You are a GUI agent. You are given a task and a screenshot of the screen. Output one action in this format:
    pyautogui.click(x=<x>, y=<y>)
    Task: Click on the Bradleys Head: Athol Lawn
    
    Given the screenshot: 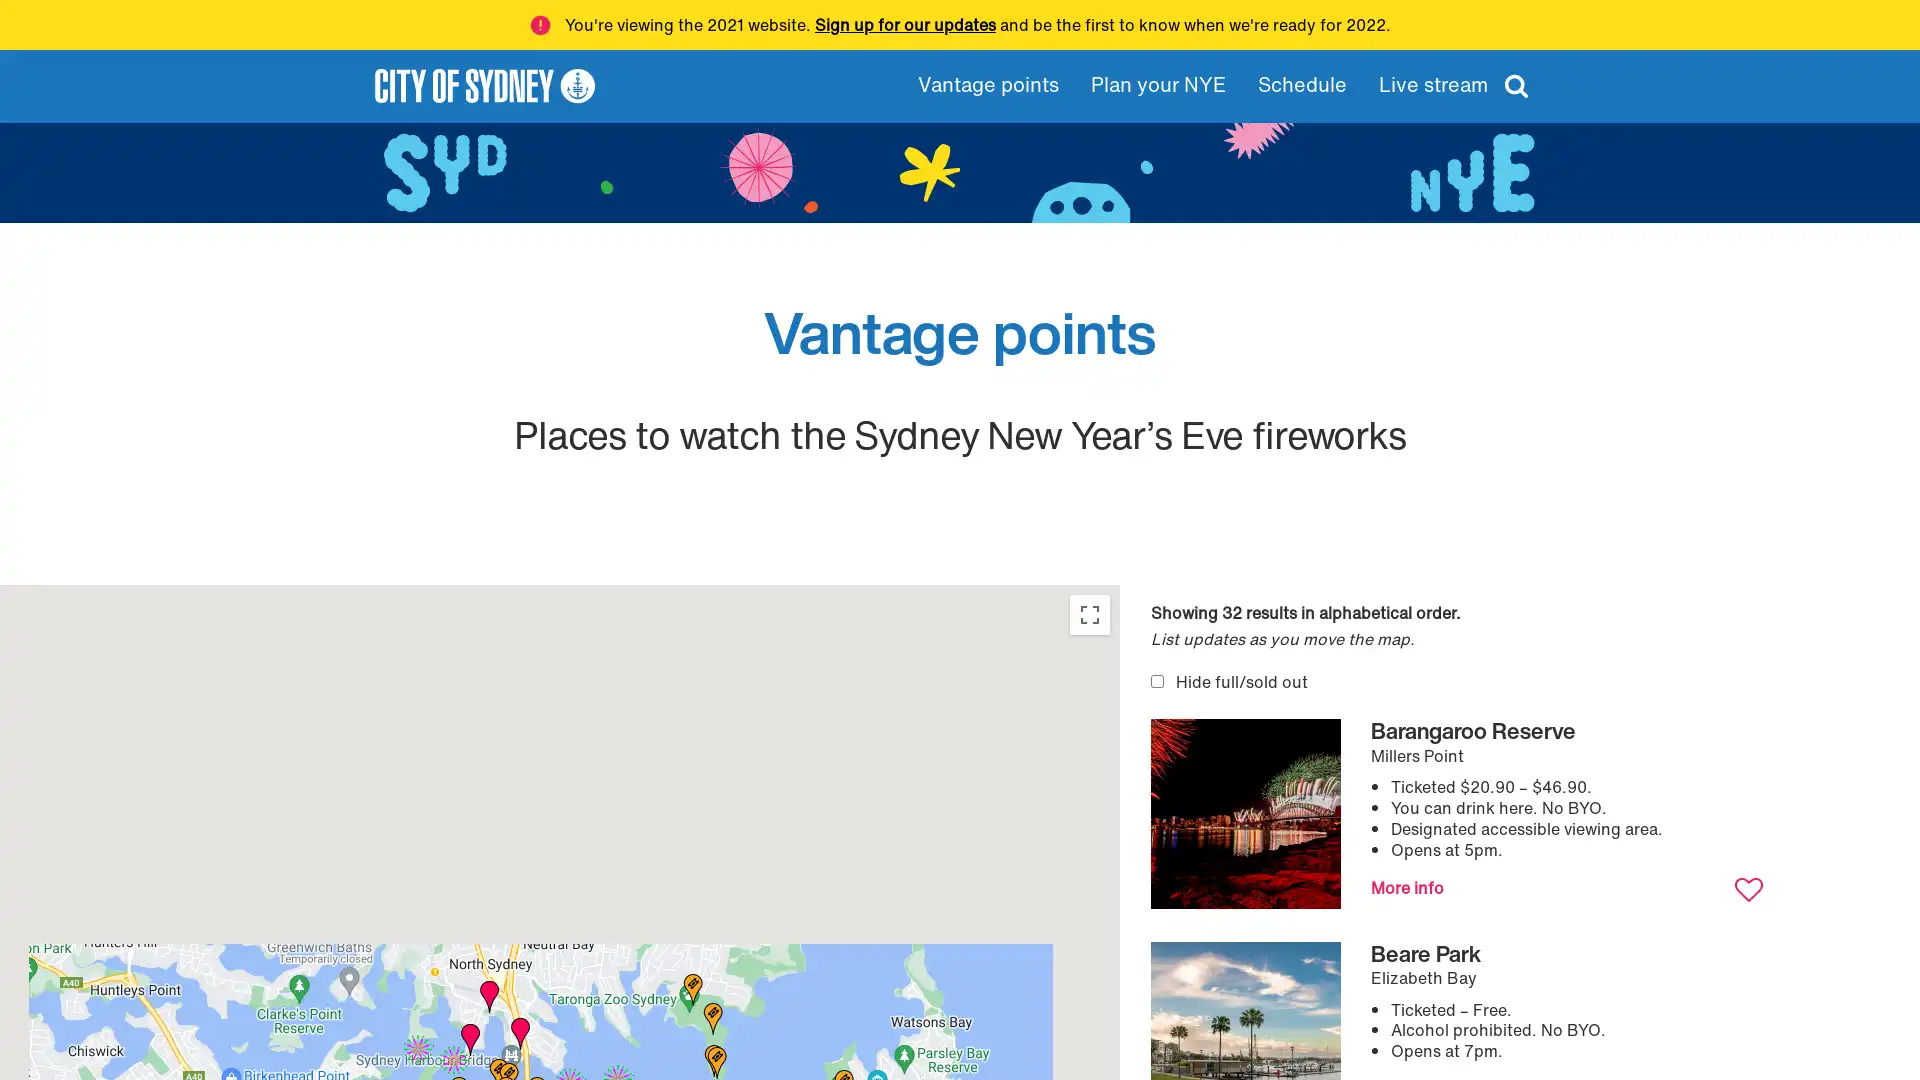 What is the action you would take?
    pyautogui.click(x=711, y=1048)
    